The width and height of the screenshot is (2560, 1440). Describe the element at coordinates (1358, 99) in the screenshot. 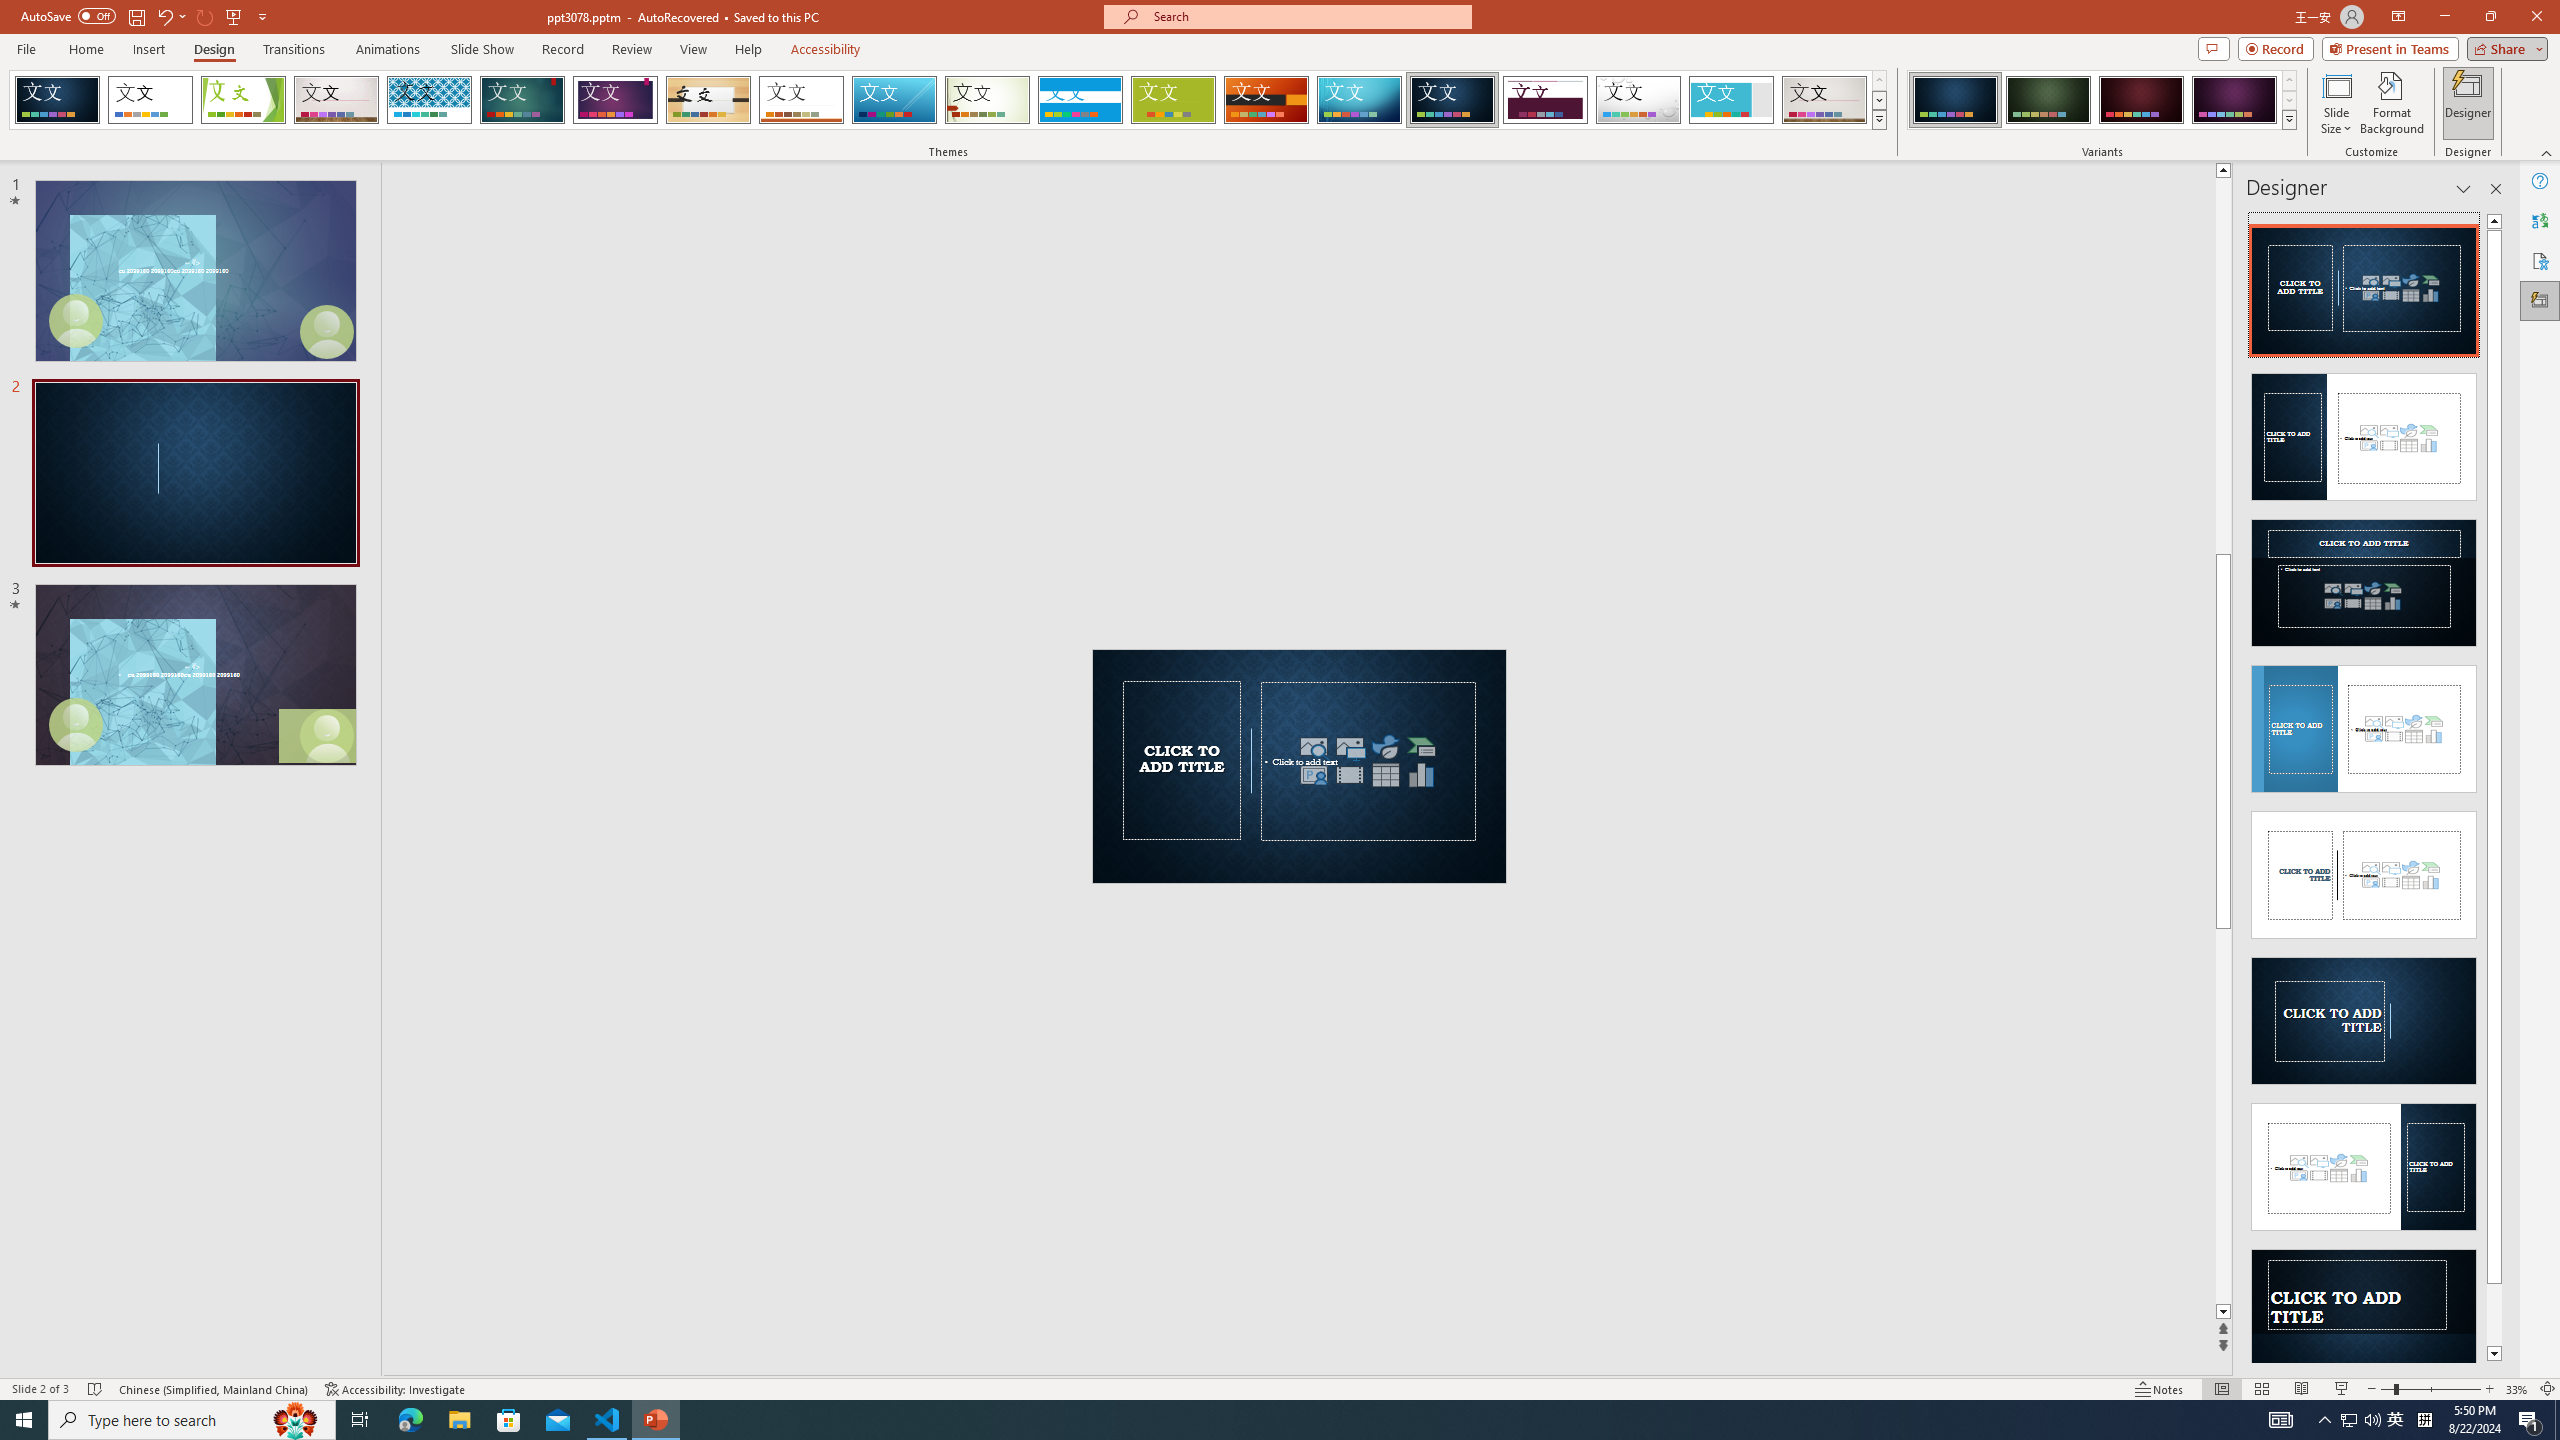

I see `'Circuit'` at that location.